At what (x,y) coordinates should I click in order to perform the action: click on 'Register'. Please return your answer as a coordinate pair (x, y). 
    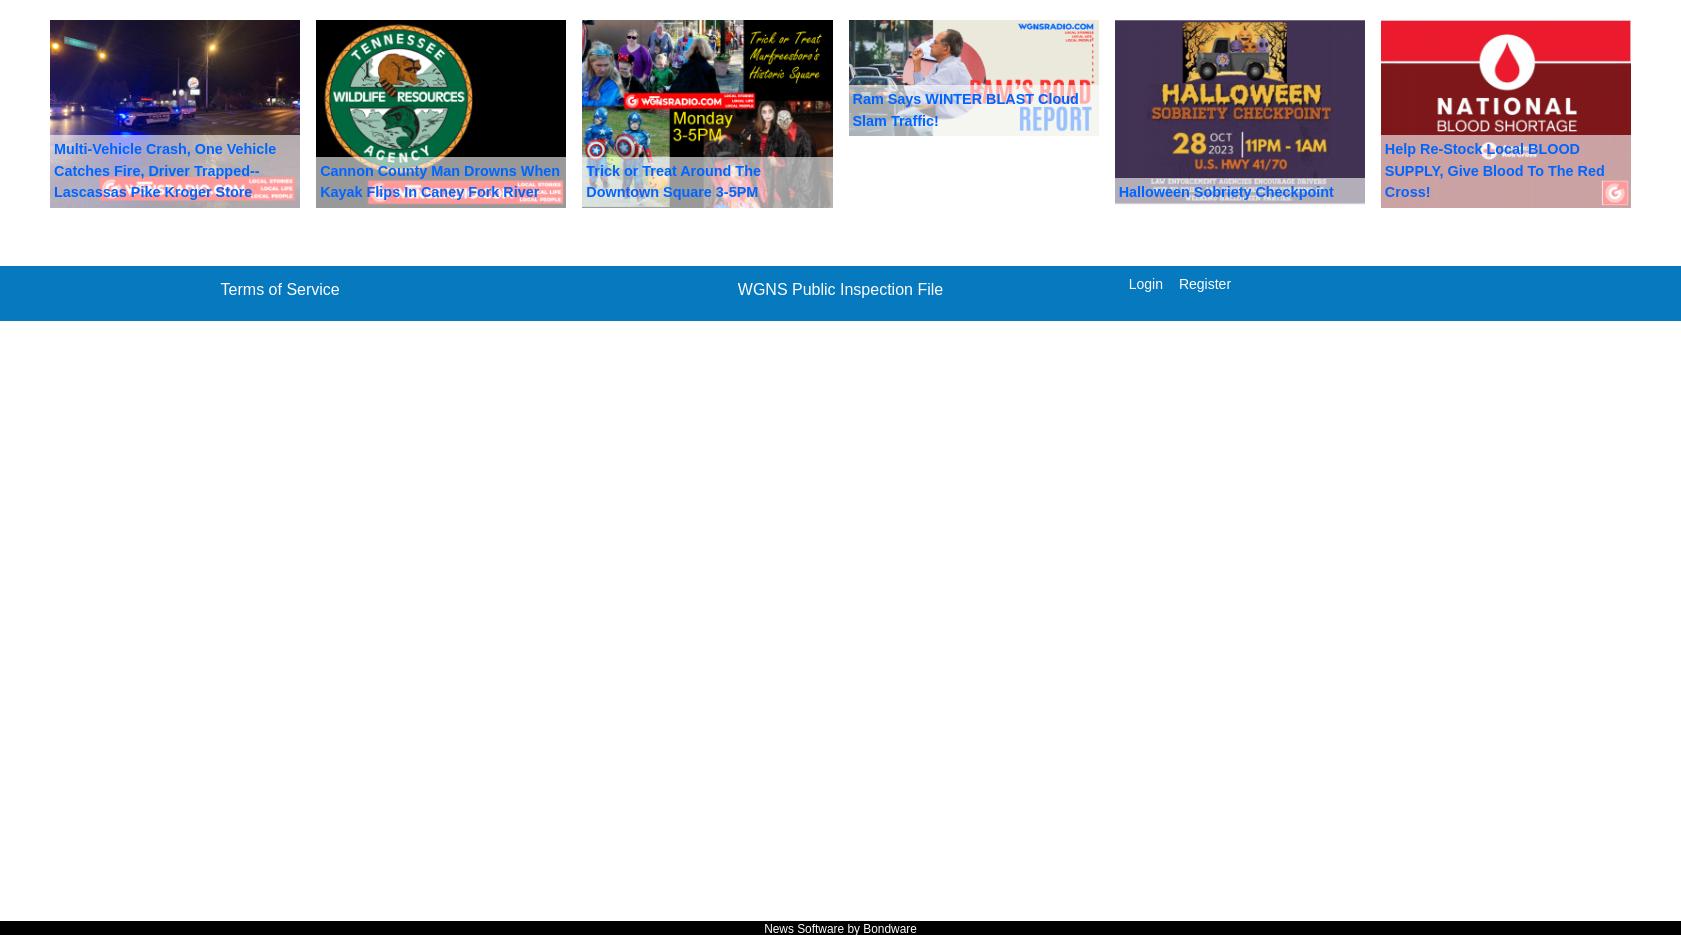
    Looking at the image, I should click on (1178, 282).